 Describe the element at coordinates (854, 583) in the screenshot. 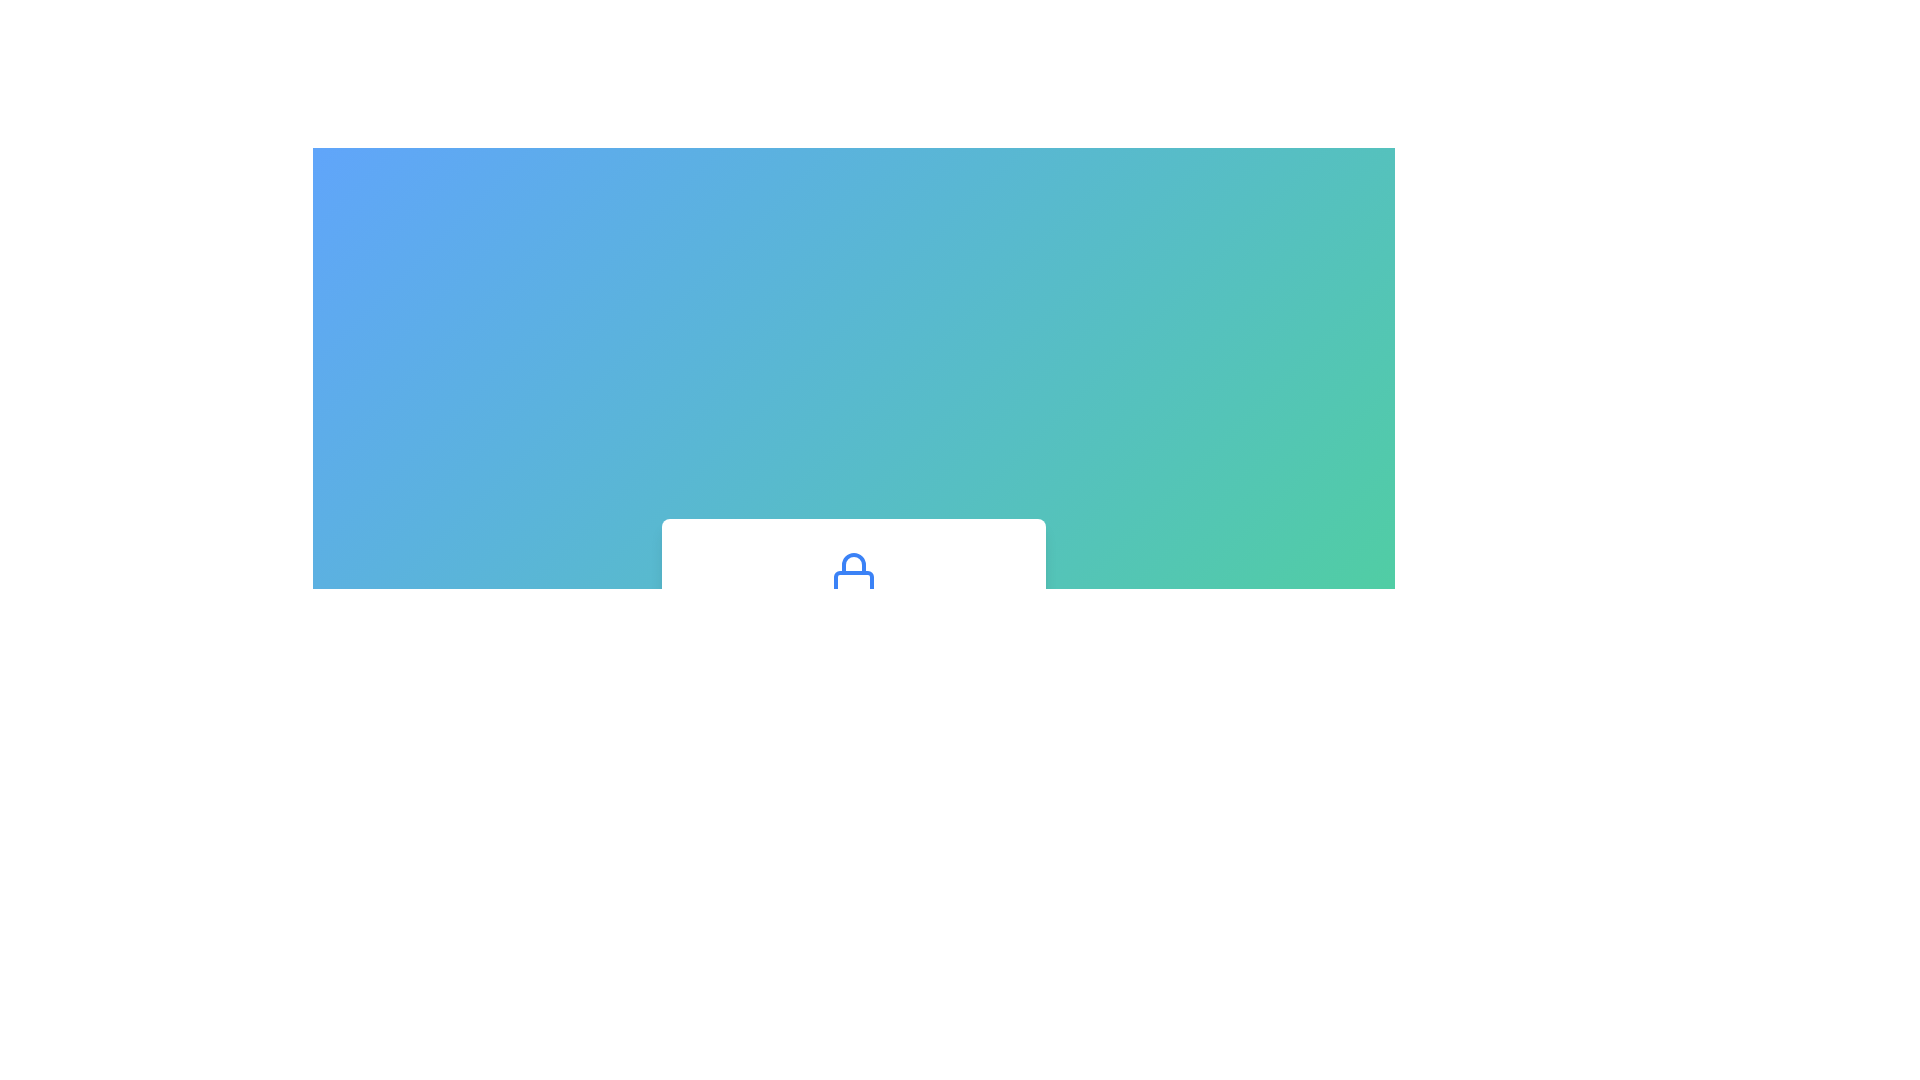

I see `the decorative graphical element that represents the body of the lock within the lock icon graphic, located at the bottom center of the lock icon, directly below the circular arch` at that location.